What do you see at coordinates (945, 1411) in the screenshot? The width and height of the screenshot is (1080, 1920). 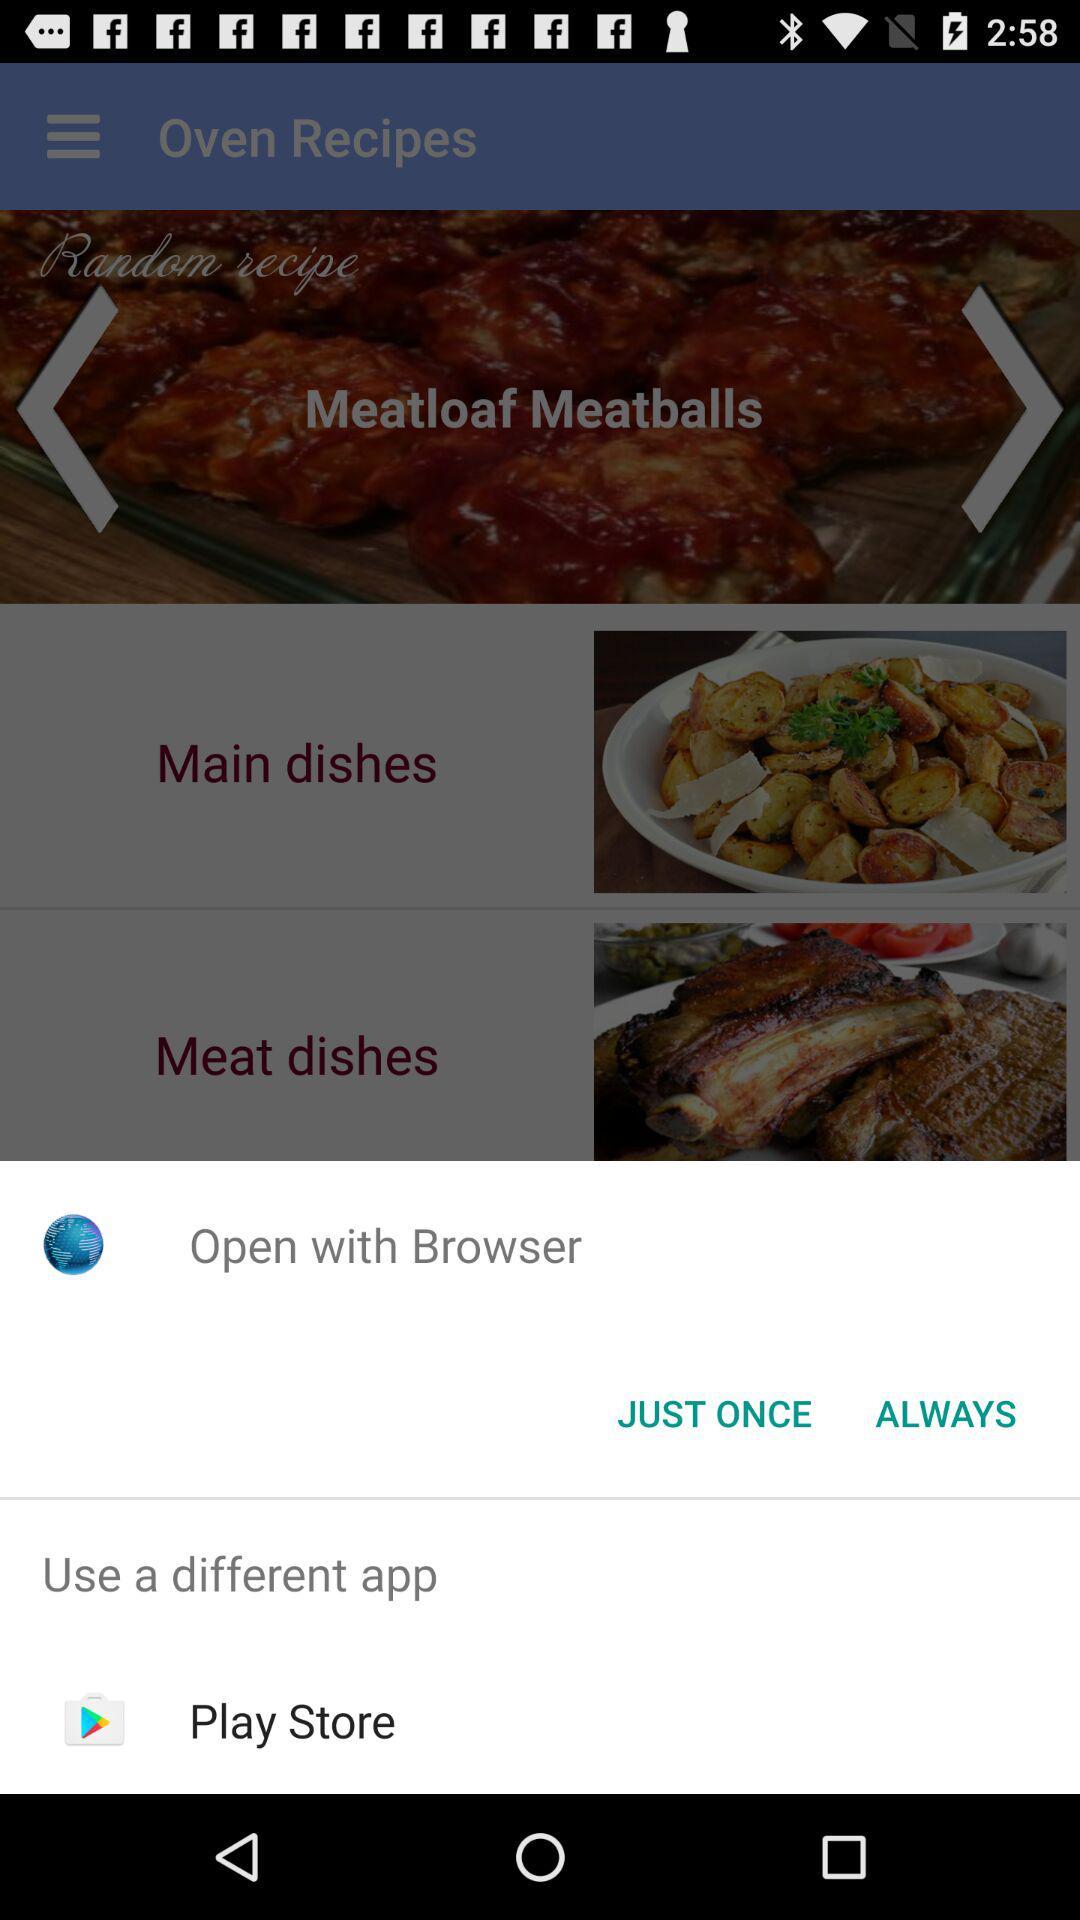 I see `the button next to the just once` at bounding box center [945, 1411].